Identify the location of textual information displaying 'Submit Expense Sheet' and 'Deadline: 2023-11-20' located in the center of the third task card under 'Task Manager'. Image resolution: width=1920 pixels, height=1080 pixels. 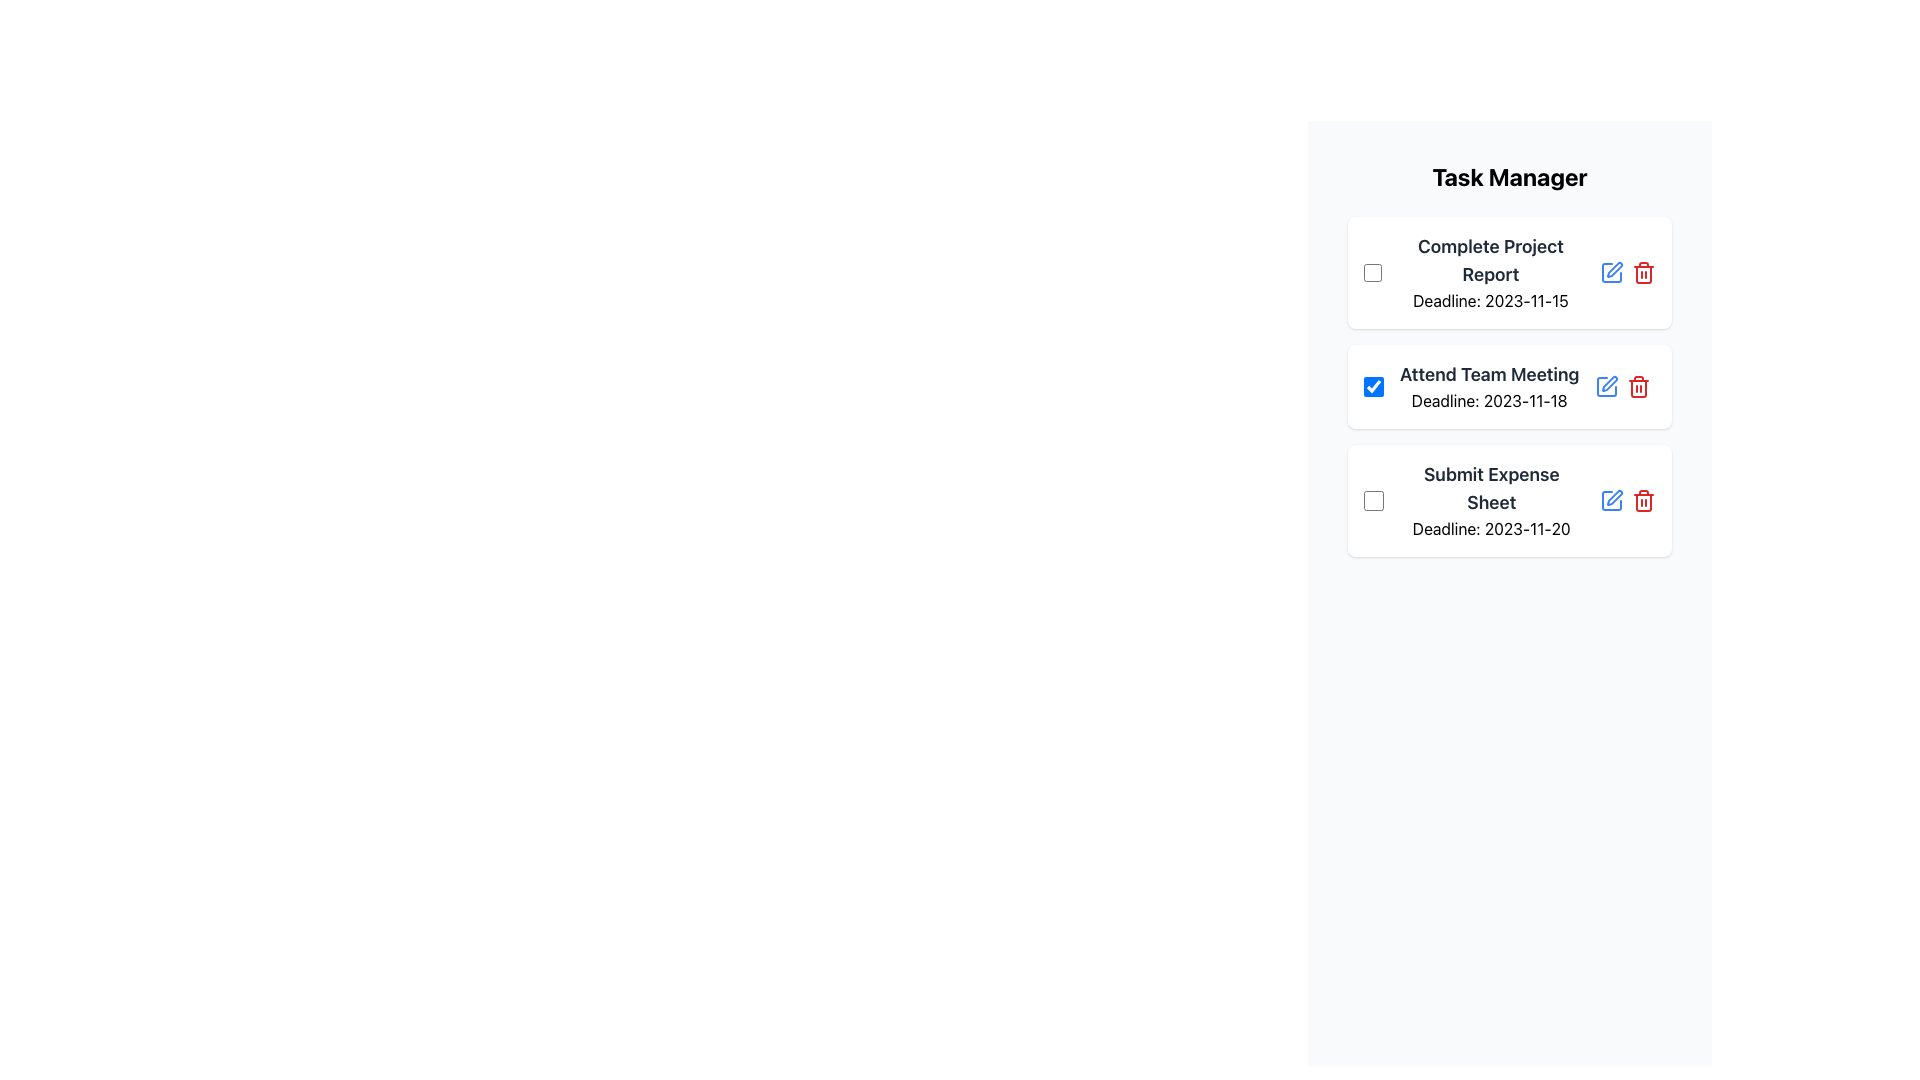
(1491, 500).